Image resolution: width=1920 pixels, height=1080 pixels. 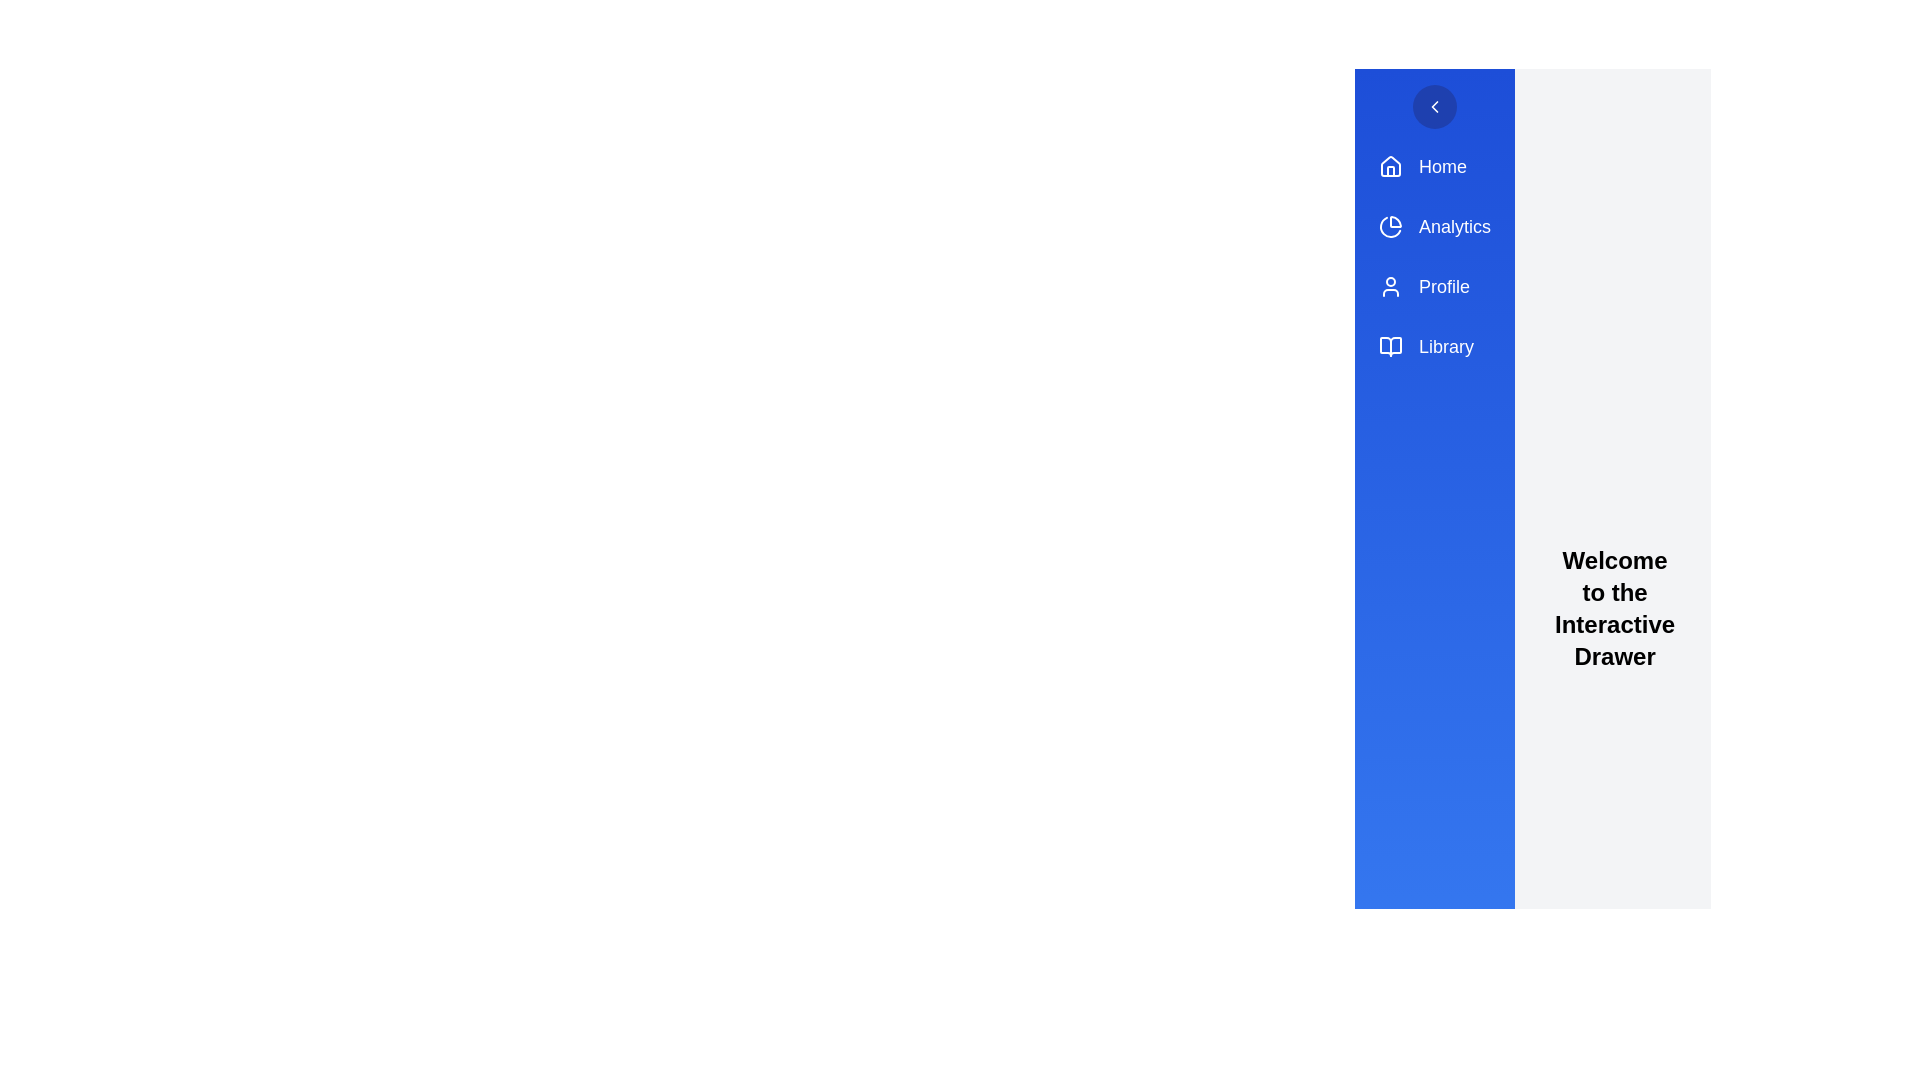 What do you see at coordinates (1434, 107) in the screenshot?
I see `circular button with the chevron icon to toggle the drawer's state` at bounding box center [1434, 107].